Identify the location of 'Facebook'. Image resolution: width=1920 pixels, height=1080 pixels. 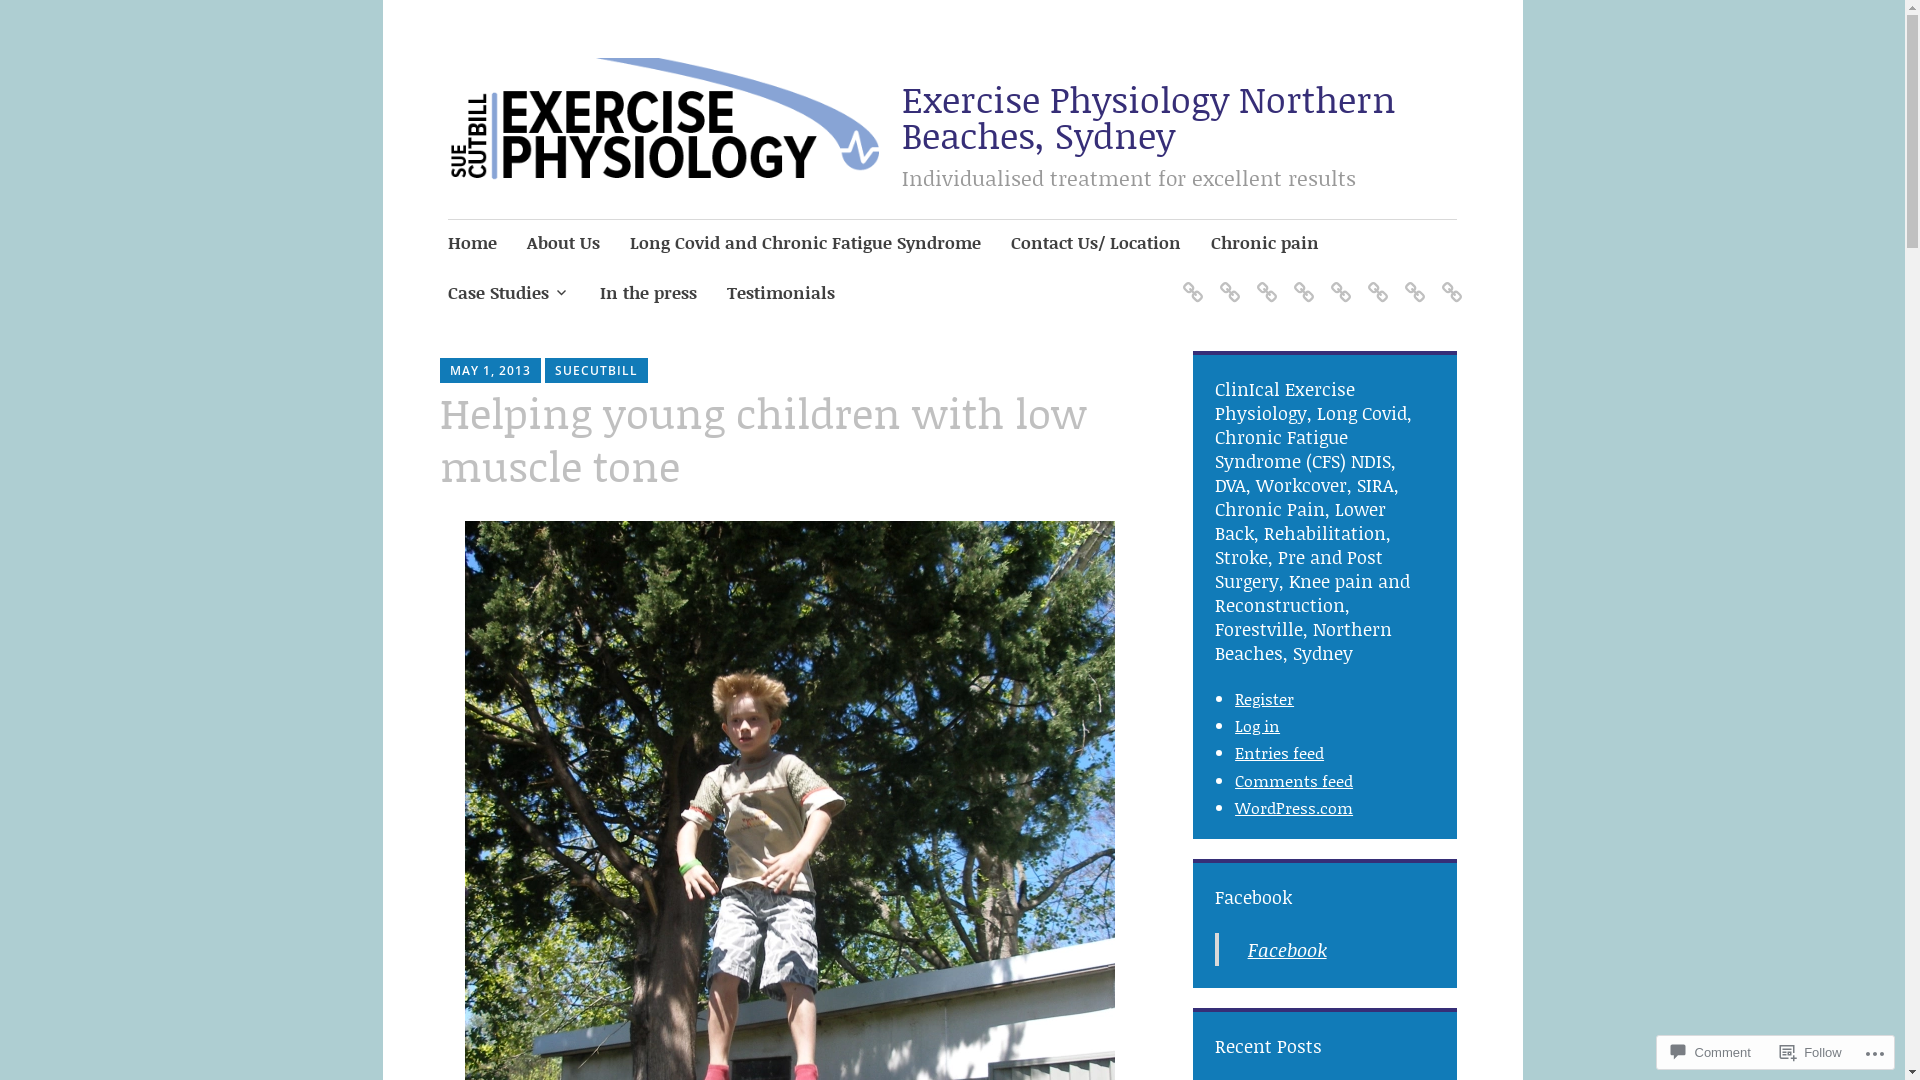
(1252, 896).